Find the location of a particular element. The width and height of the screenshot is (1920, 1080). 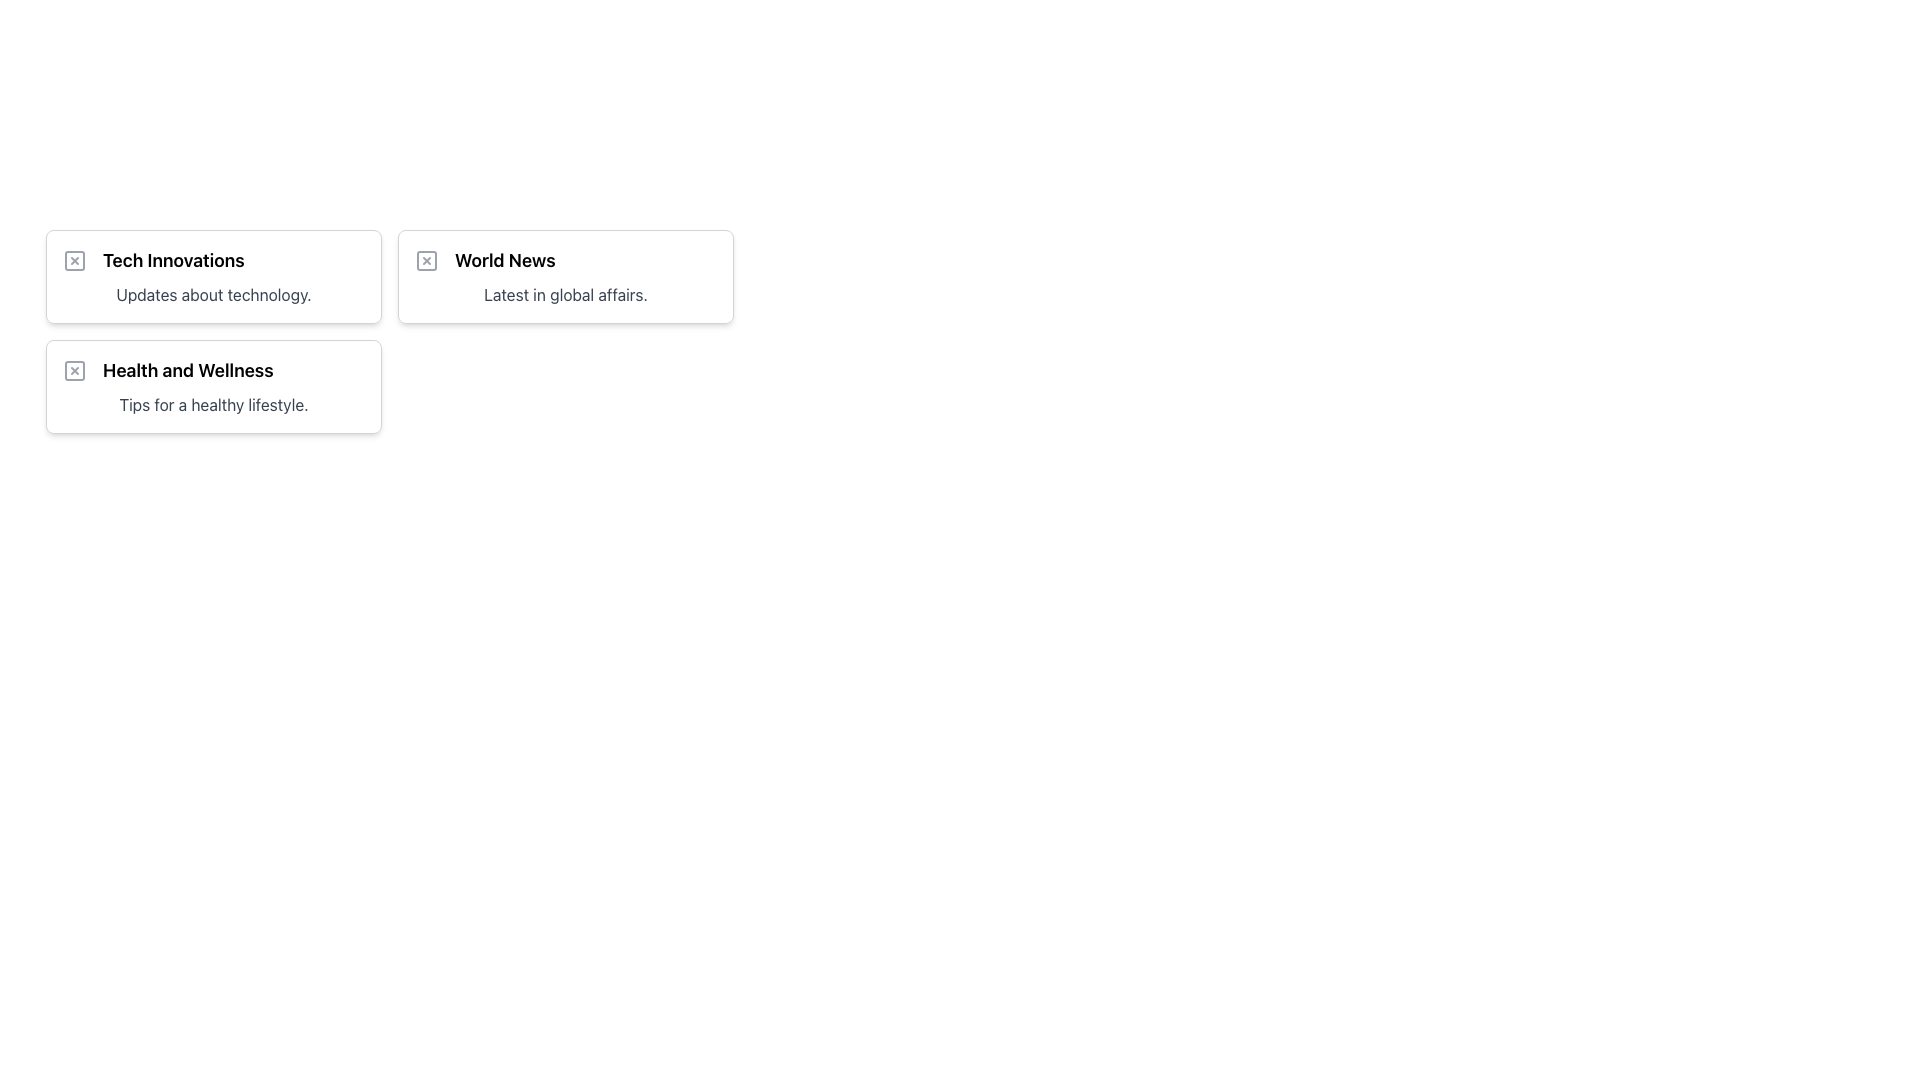

the dismiss icon button located to the left of the 'Tech Innovations' label is located at coordinates (75, 260).